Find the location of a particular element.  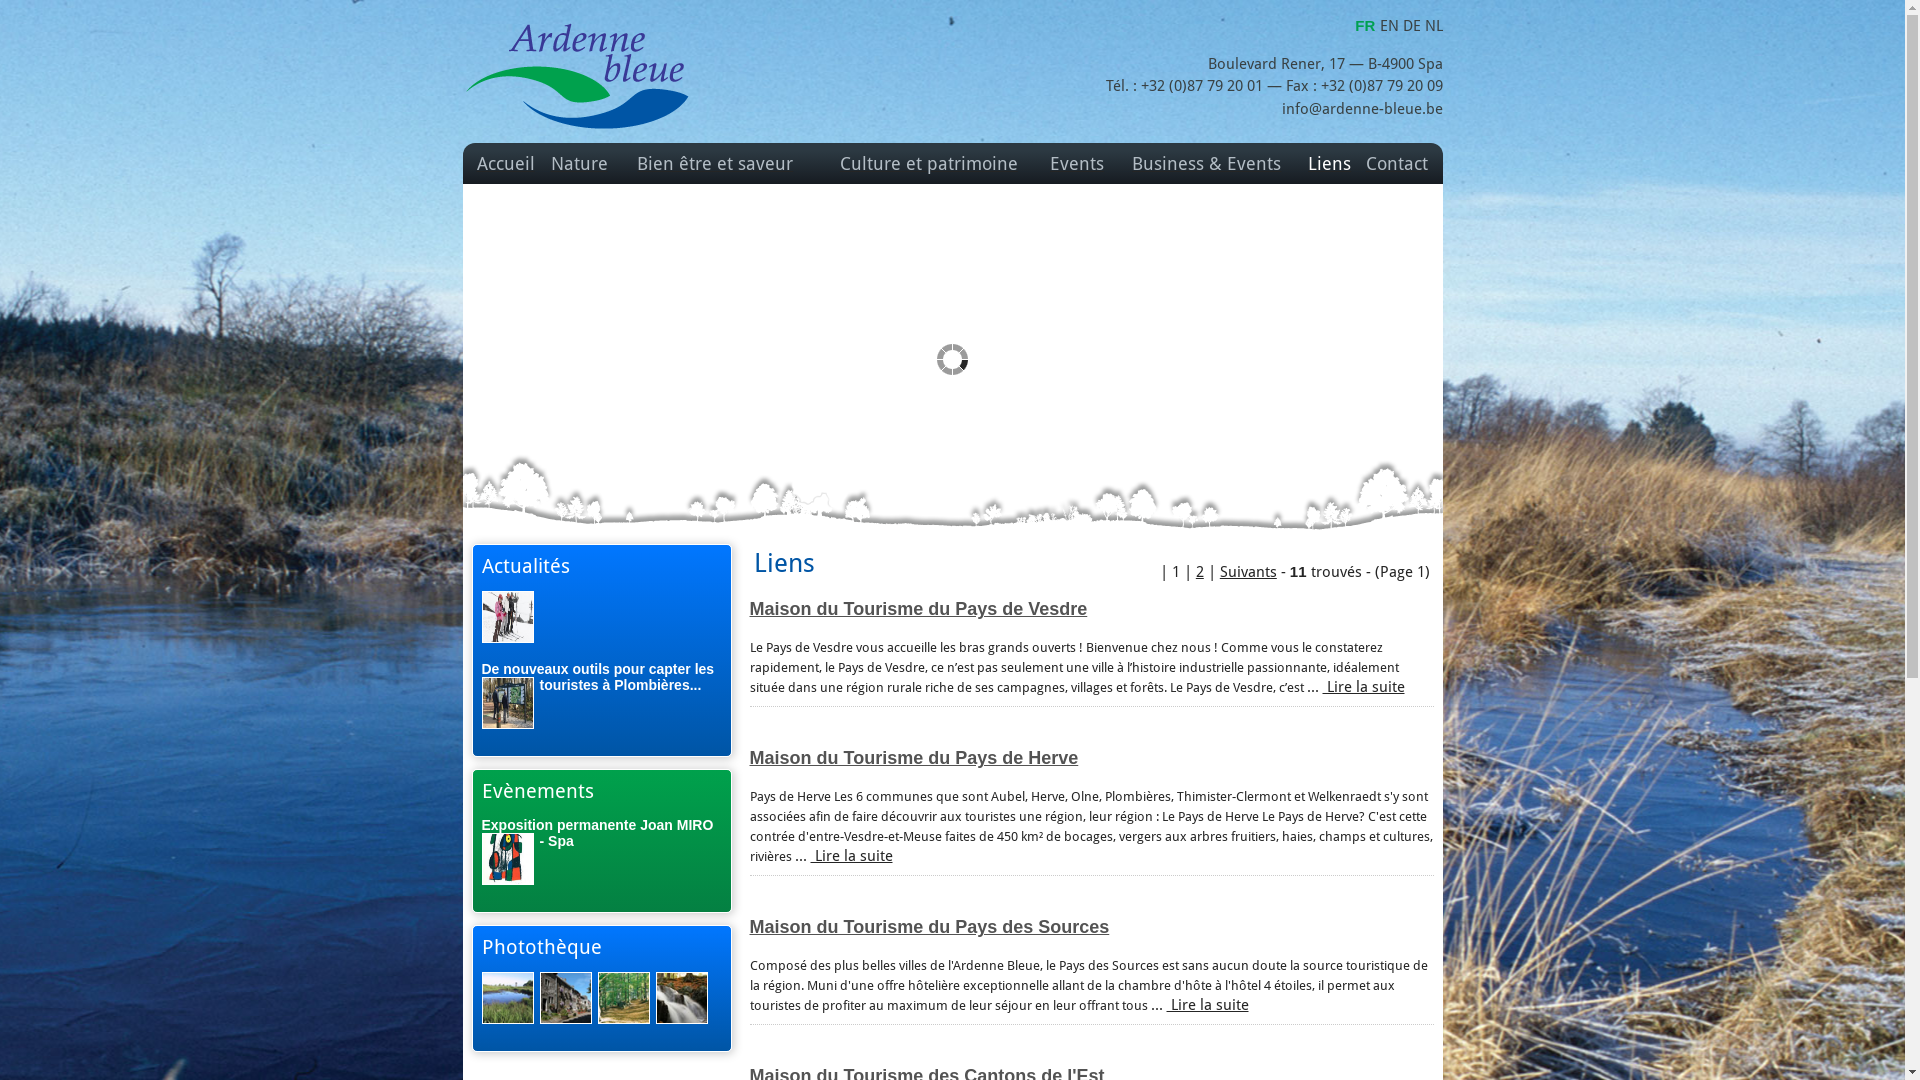

'FR' is located at coordinates (1366, 25).